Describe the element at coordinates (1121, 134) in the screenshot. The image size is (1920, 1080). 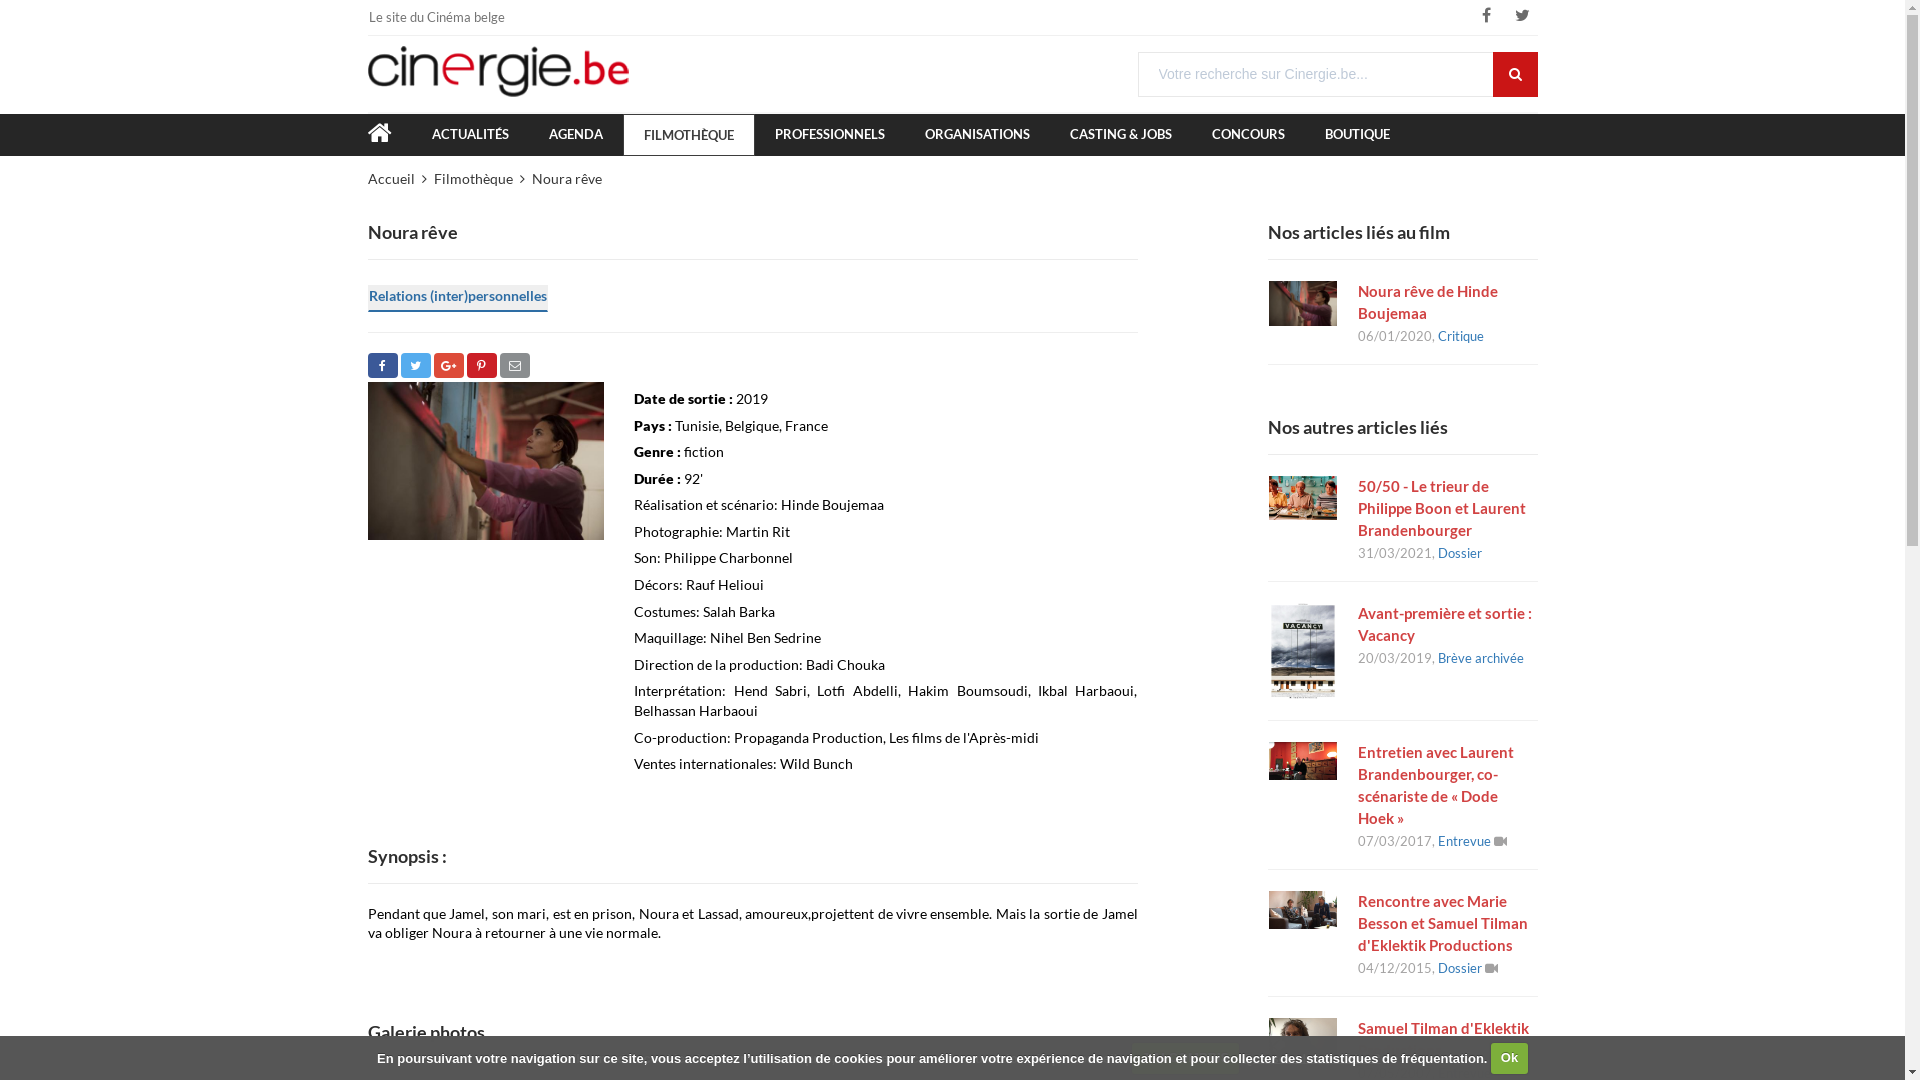
I see `'CASTING & JOBS'` at that location.